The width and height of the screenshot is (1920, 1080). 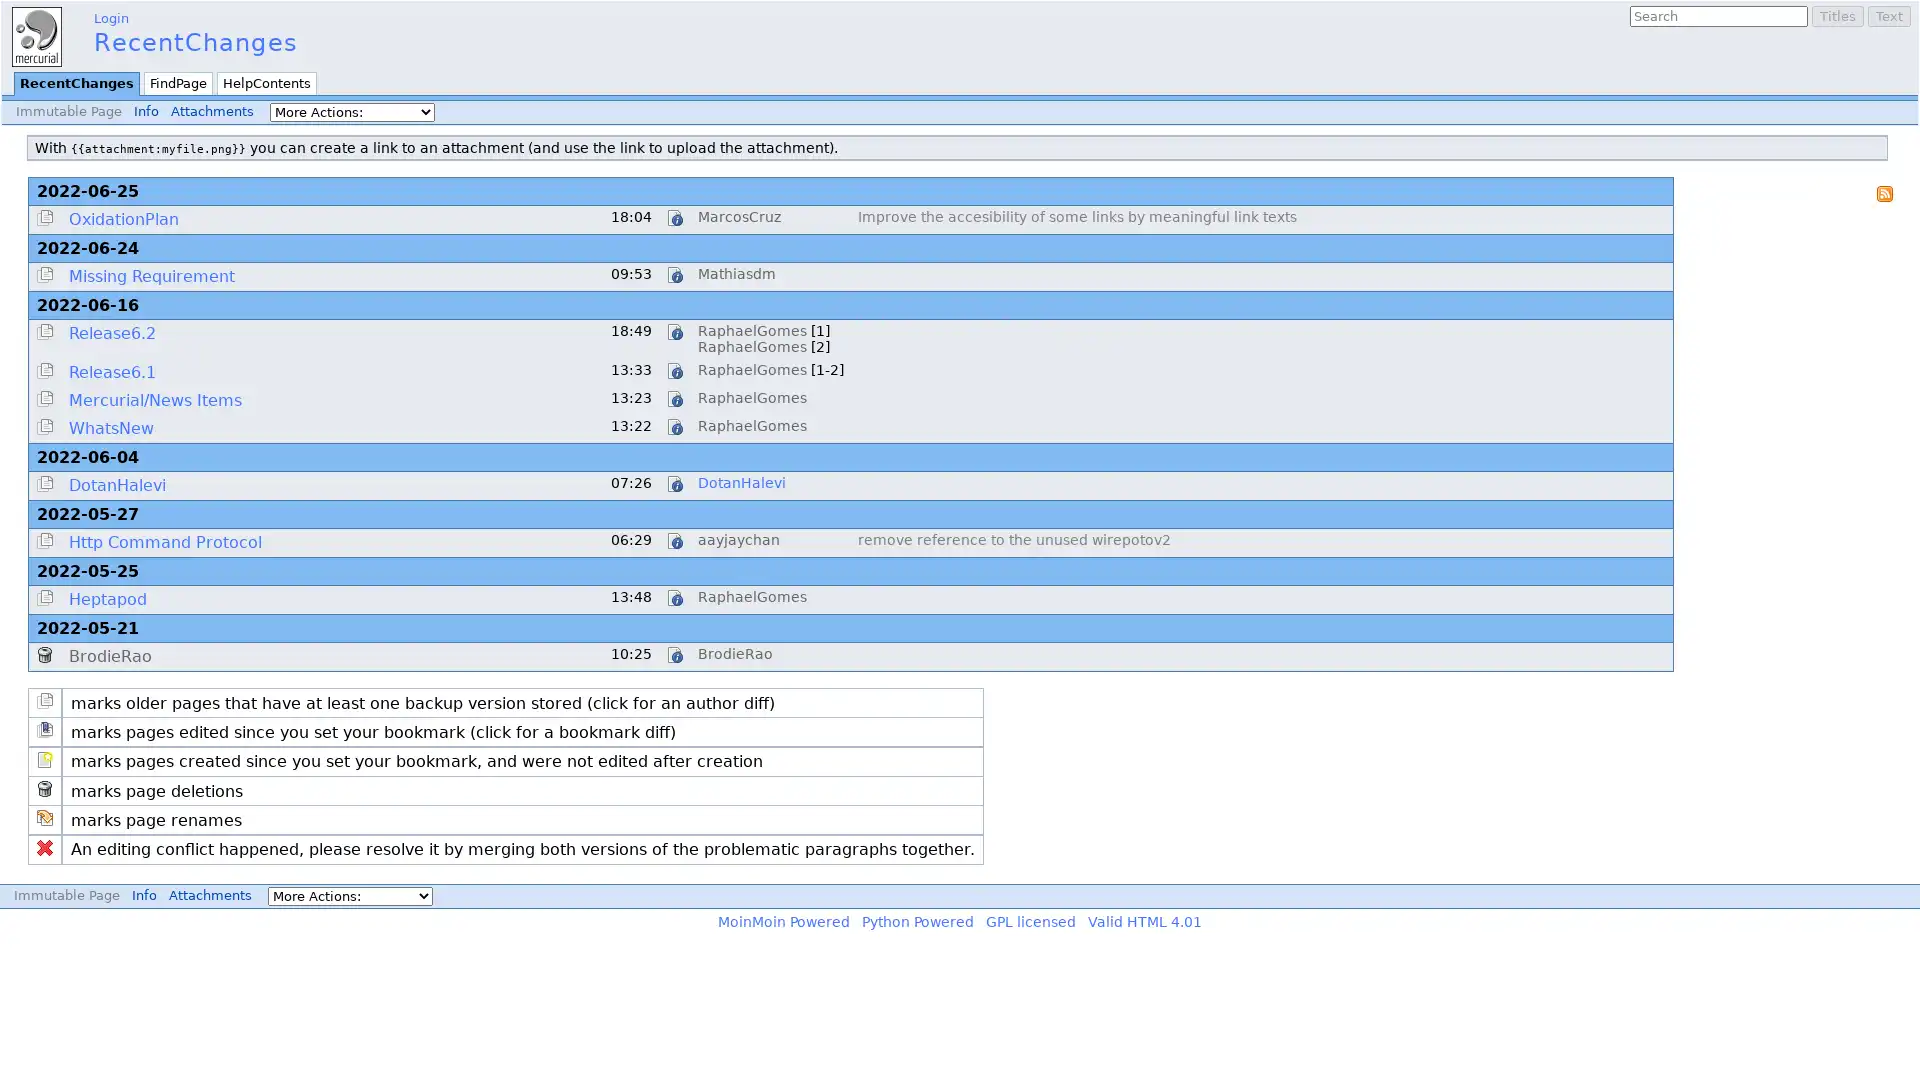 I want to click on Text, so click(x=1888, y=16).